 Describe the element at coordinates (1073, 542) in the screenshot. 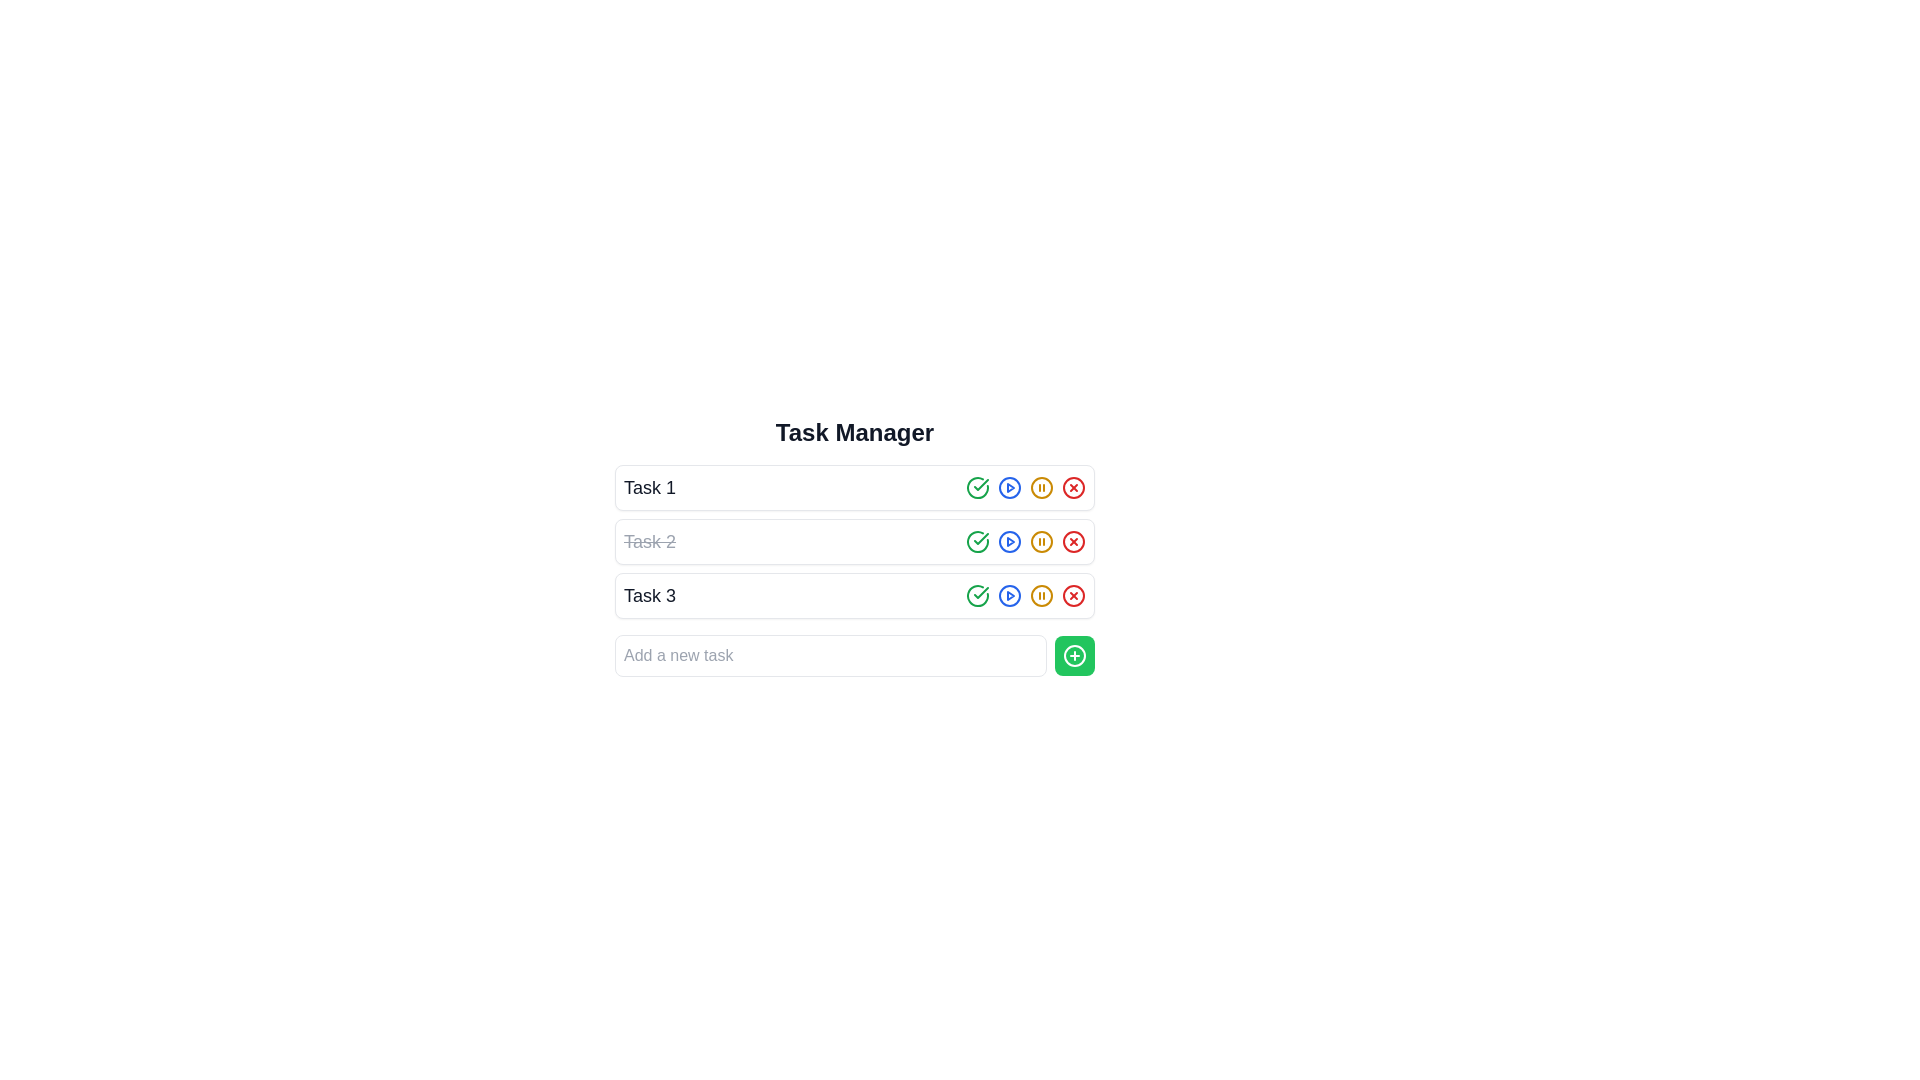

I see `the delete icon button located at the top-right group of interactive controls for the second task` at that location.